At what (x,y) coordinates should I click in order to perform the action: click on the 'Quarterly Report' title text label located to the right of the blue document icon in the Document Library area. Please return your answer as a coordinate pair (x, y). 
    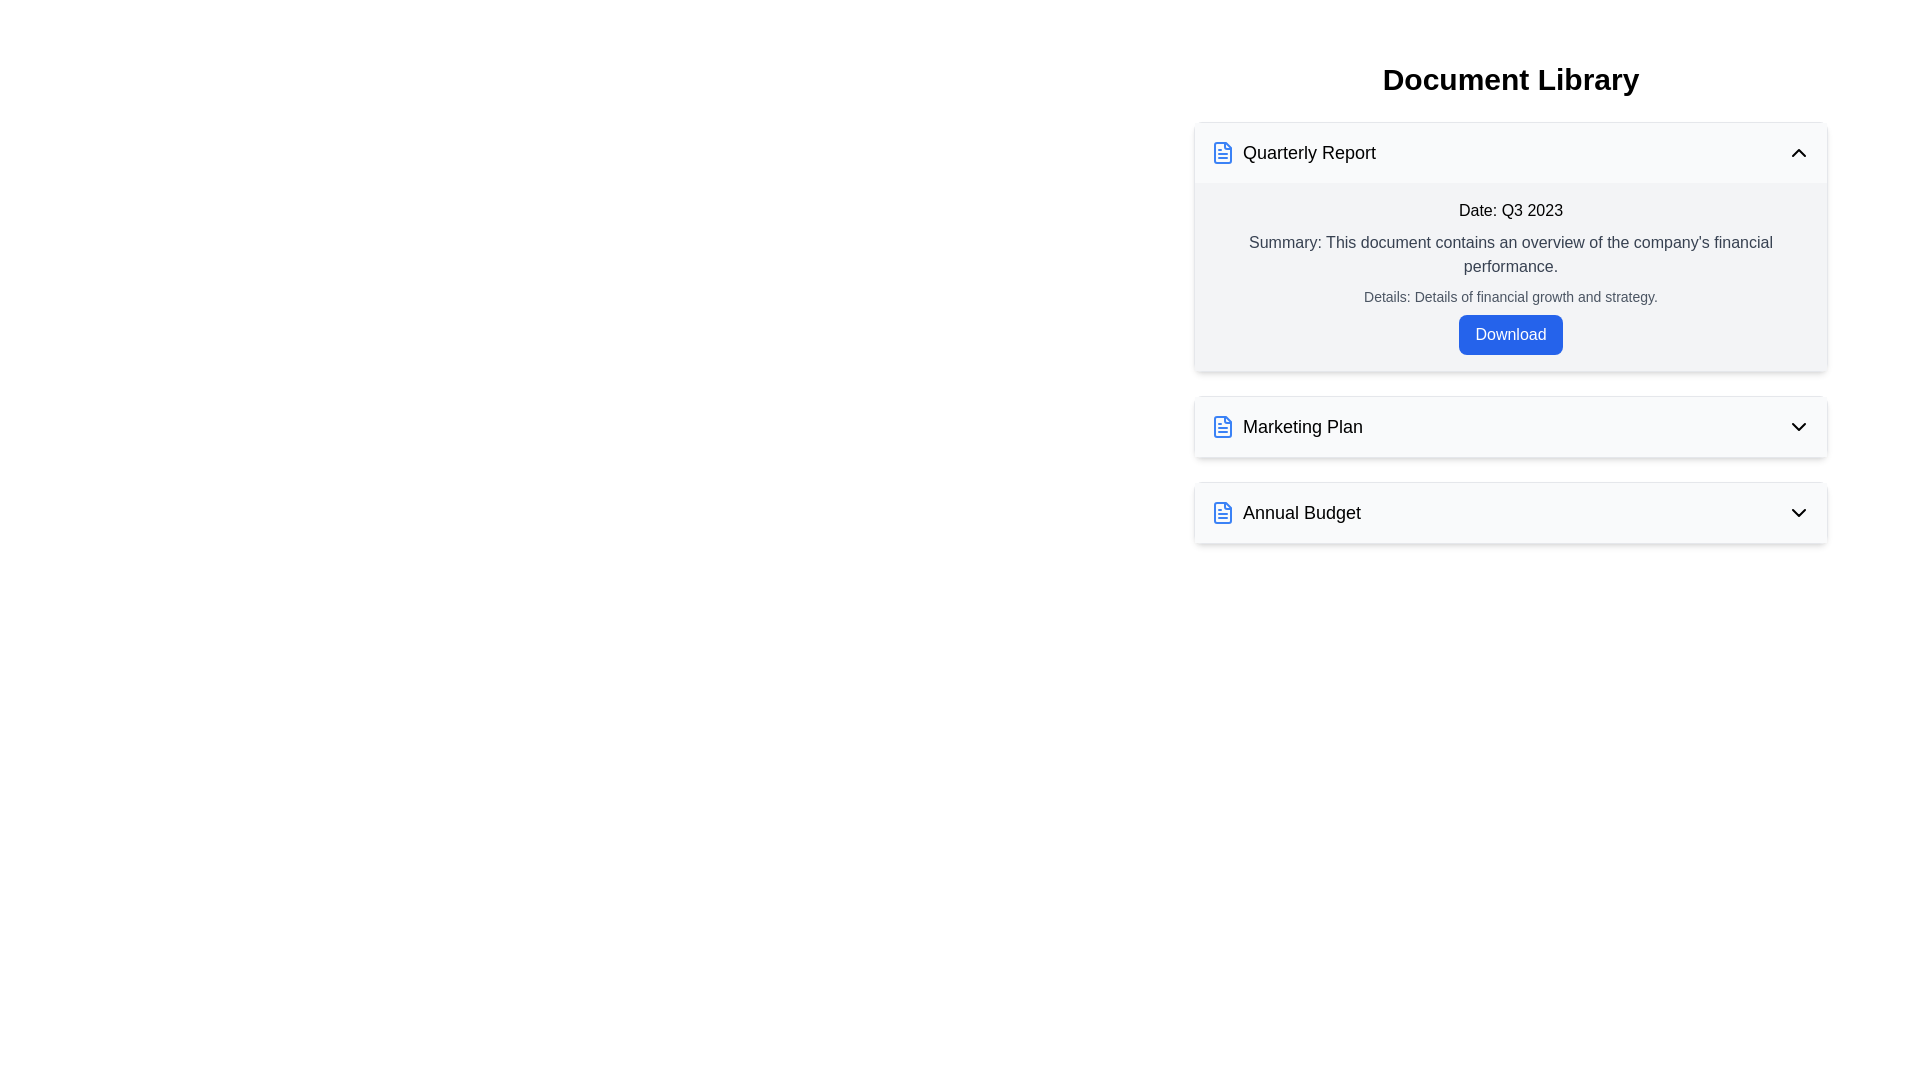
    Looking at the image, I should click on (1309, 152).